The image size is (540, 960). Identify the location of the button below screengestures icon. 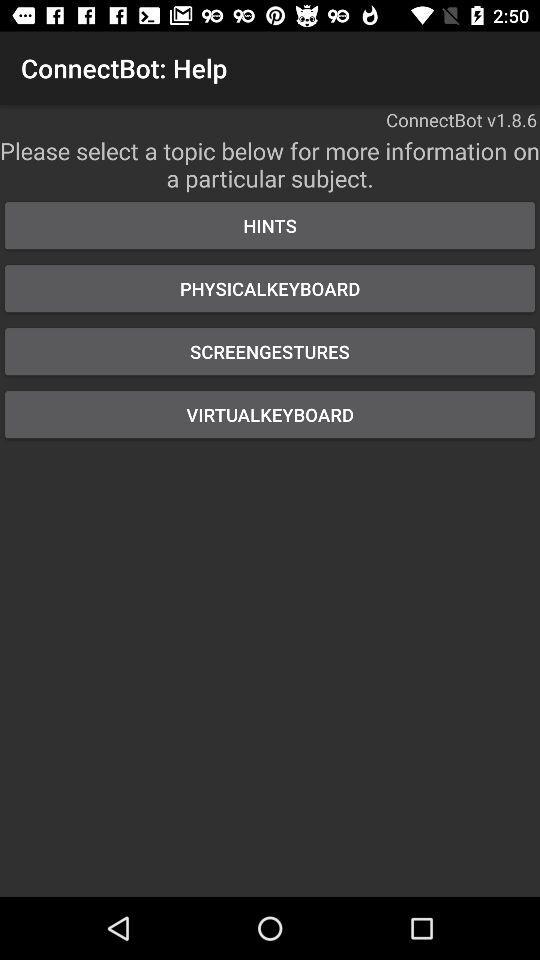
(270, 413).